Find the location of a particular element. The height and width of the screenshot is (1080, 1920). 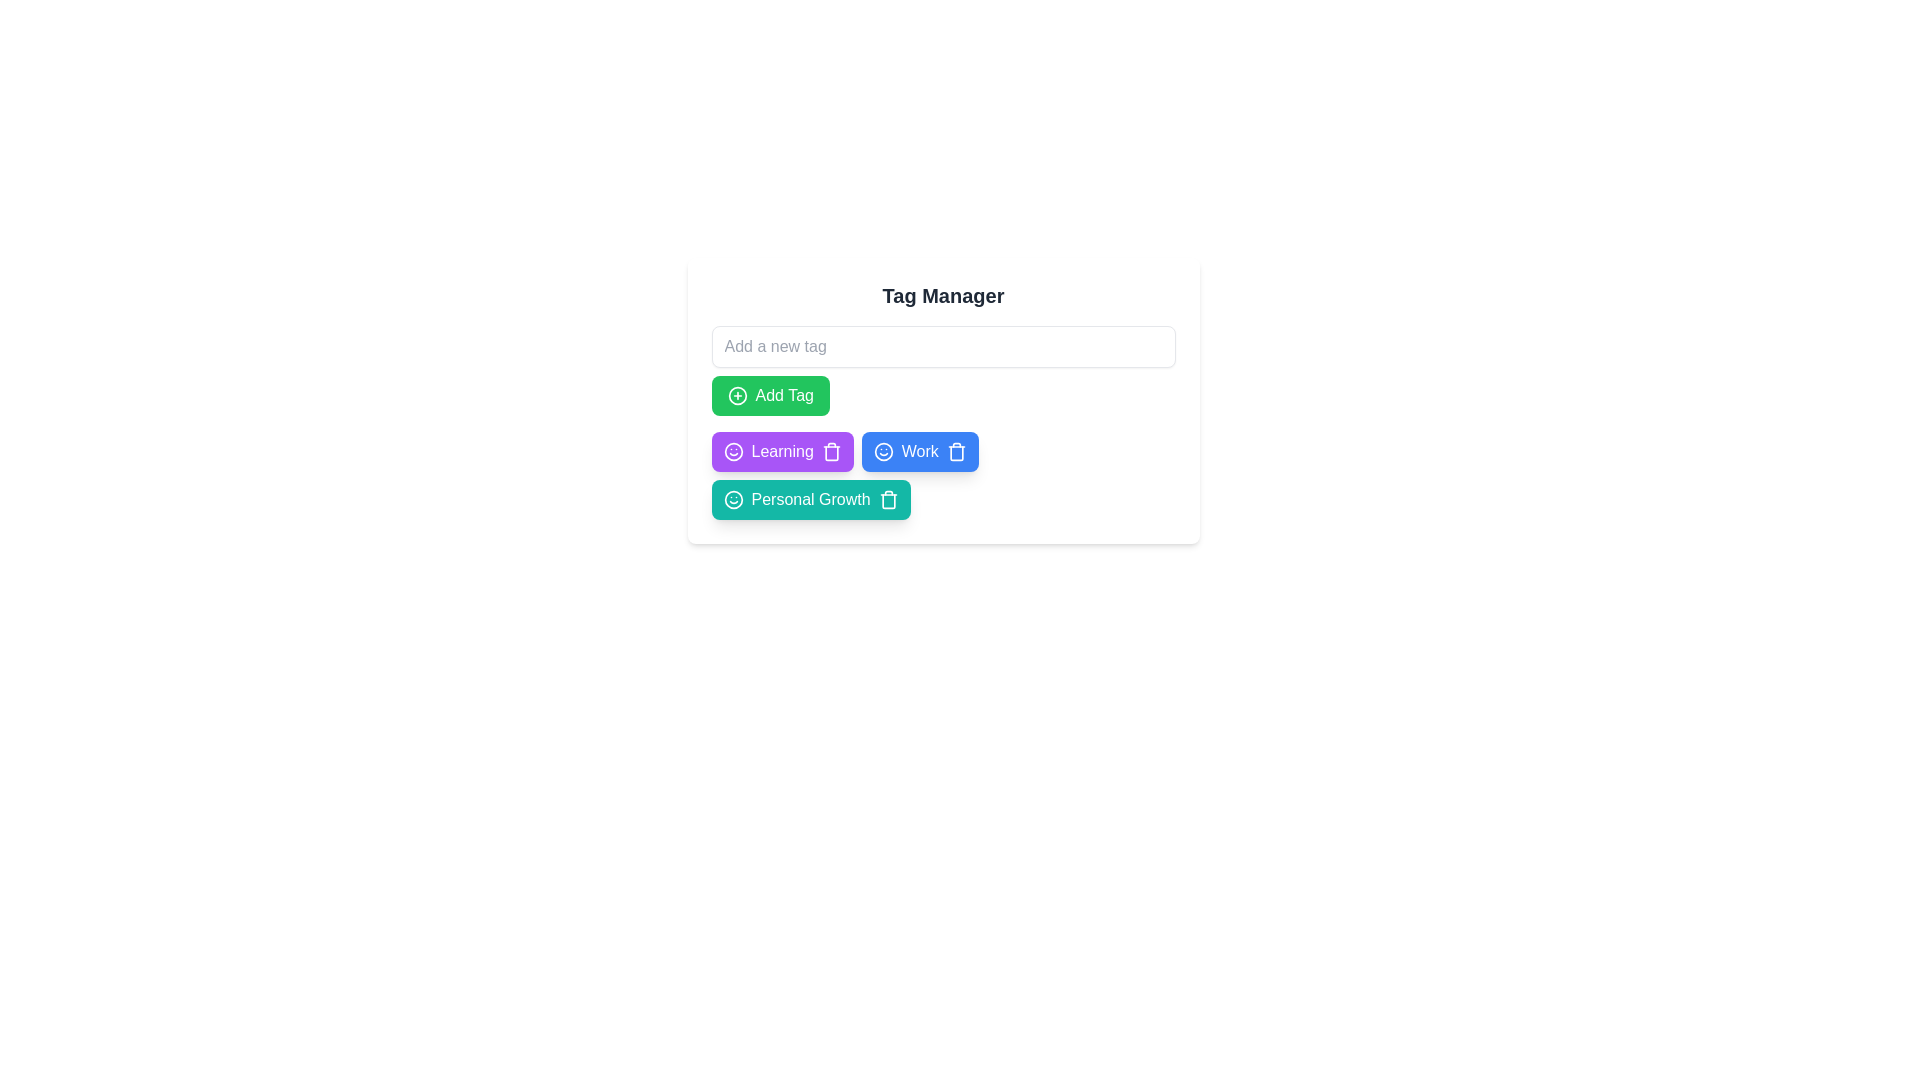

the 'Tag Manager' title is located at coordinates (942, 296).